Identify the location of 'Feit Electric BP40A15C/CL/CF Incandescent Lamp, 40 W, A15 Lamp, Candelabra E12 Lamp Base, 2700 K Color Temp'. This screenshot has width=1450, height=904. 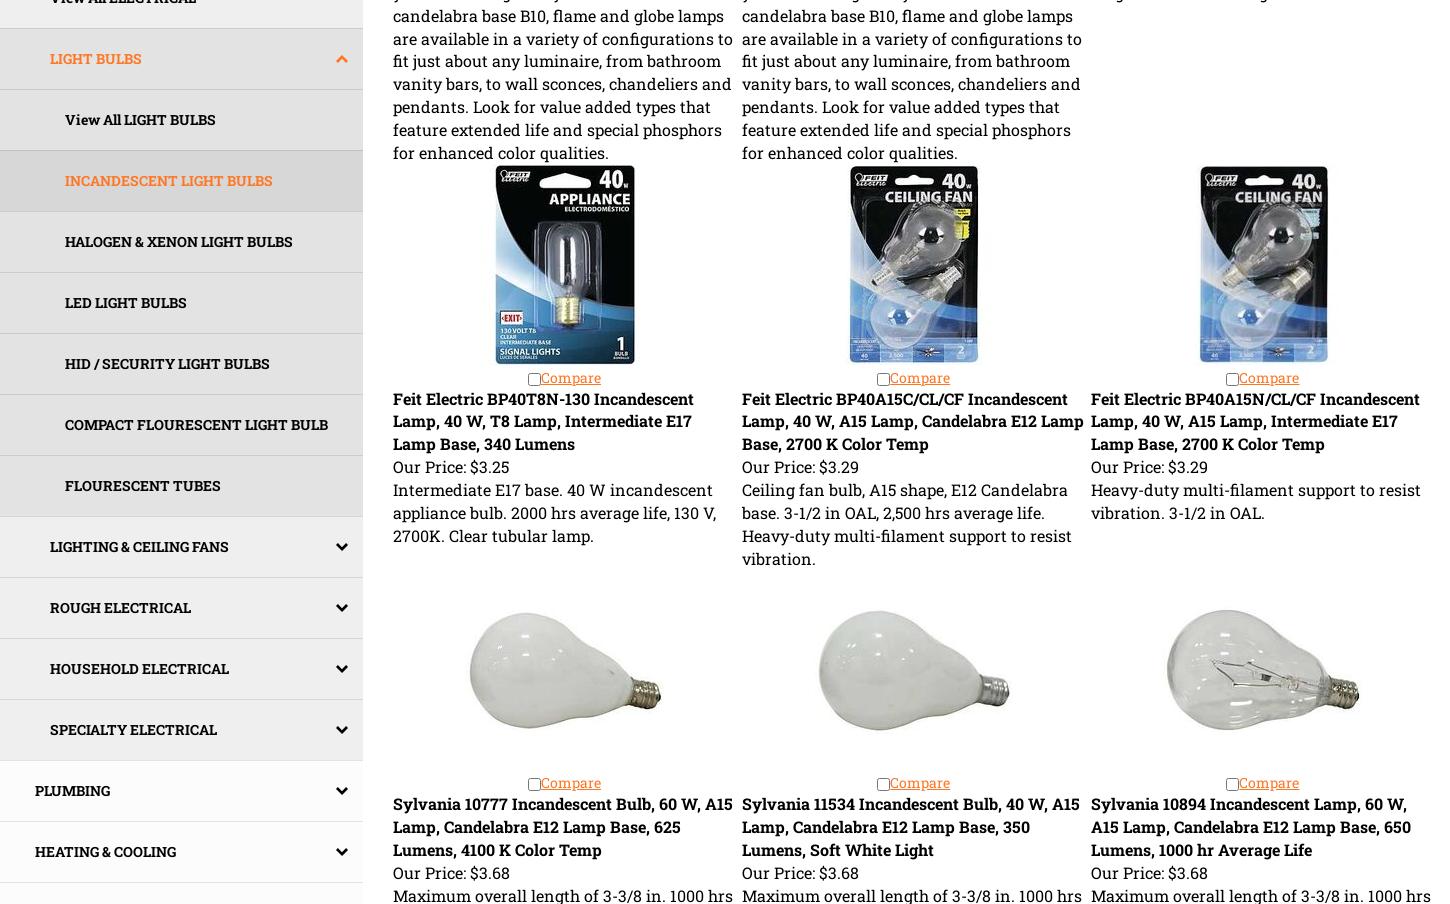
(911, 420).